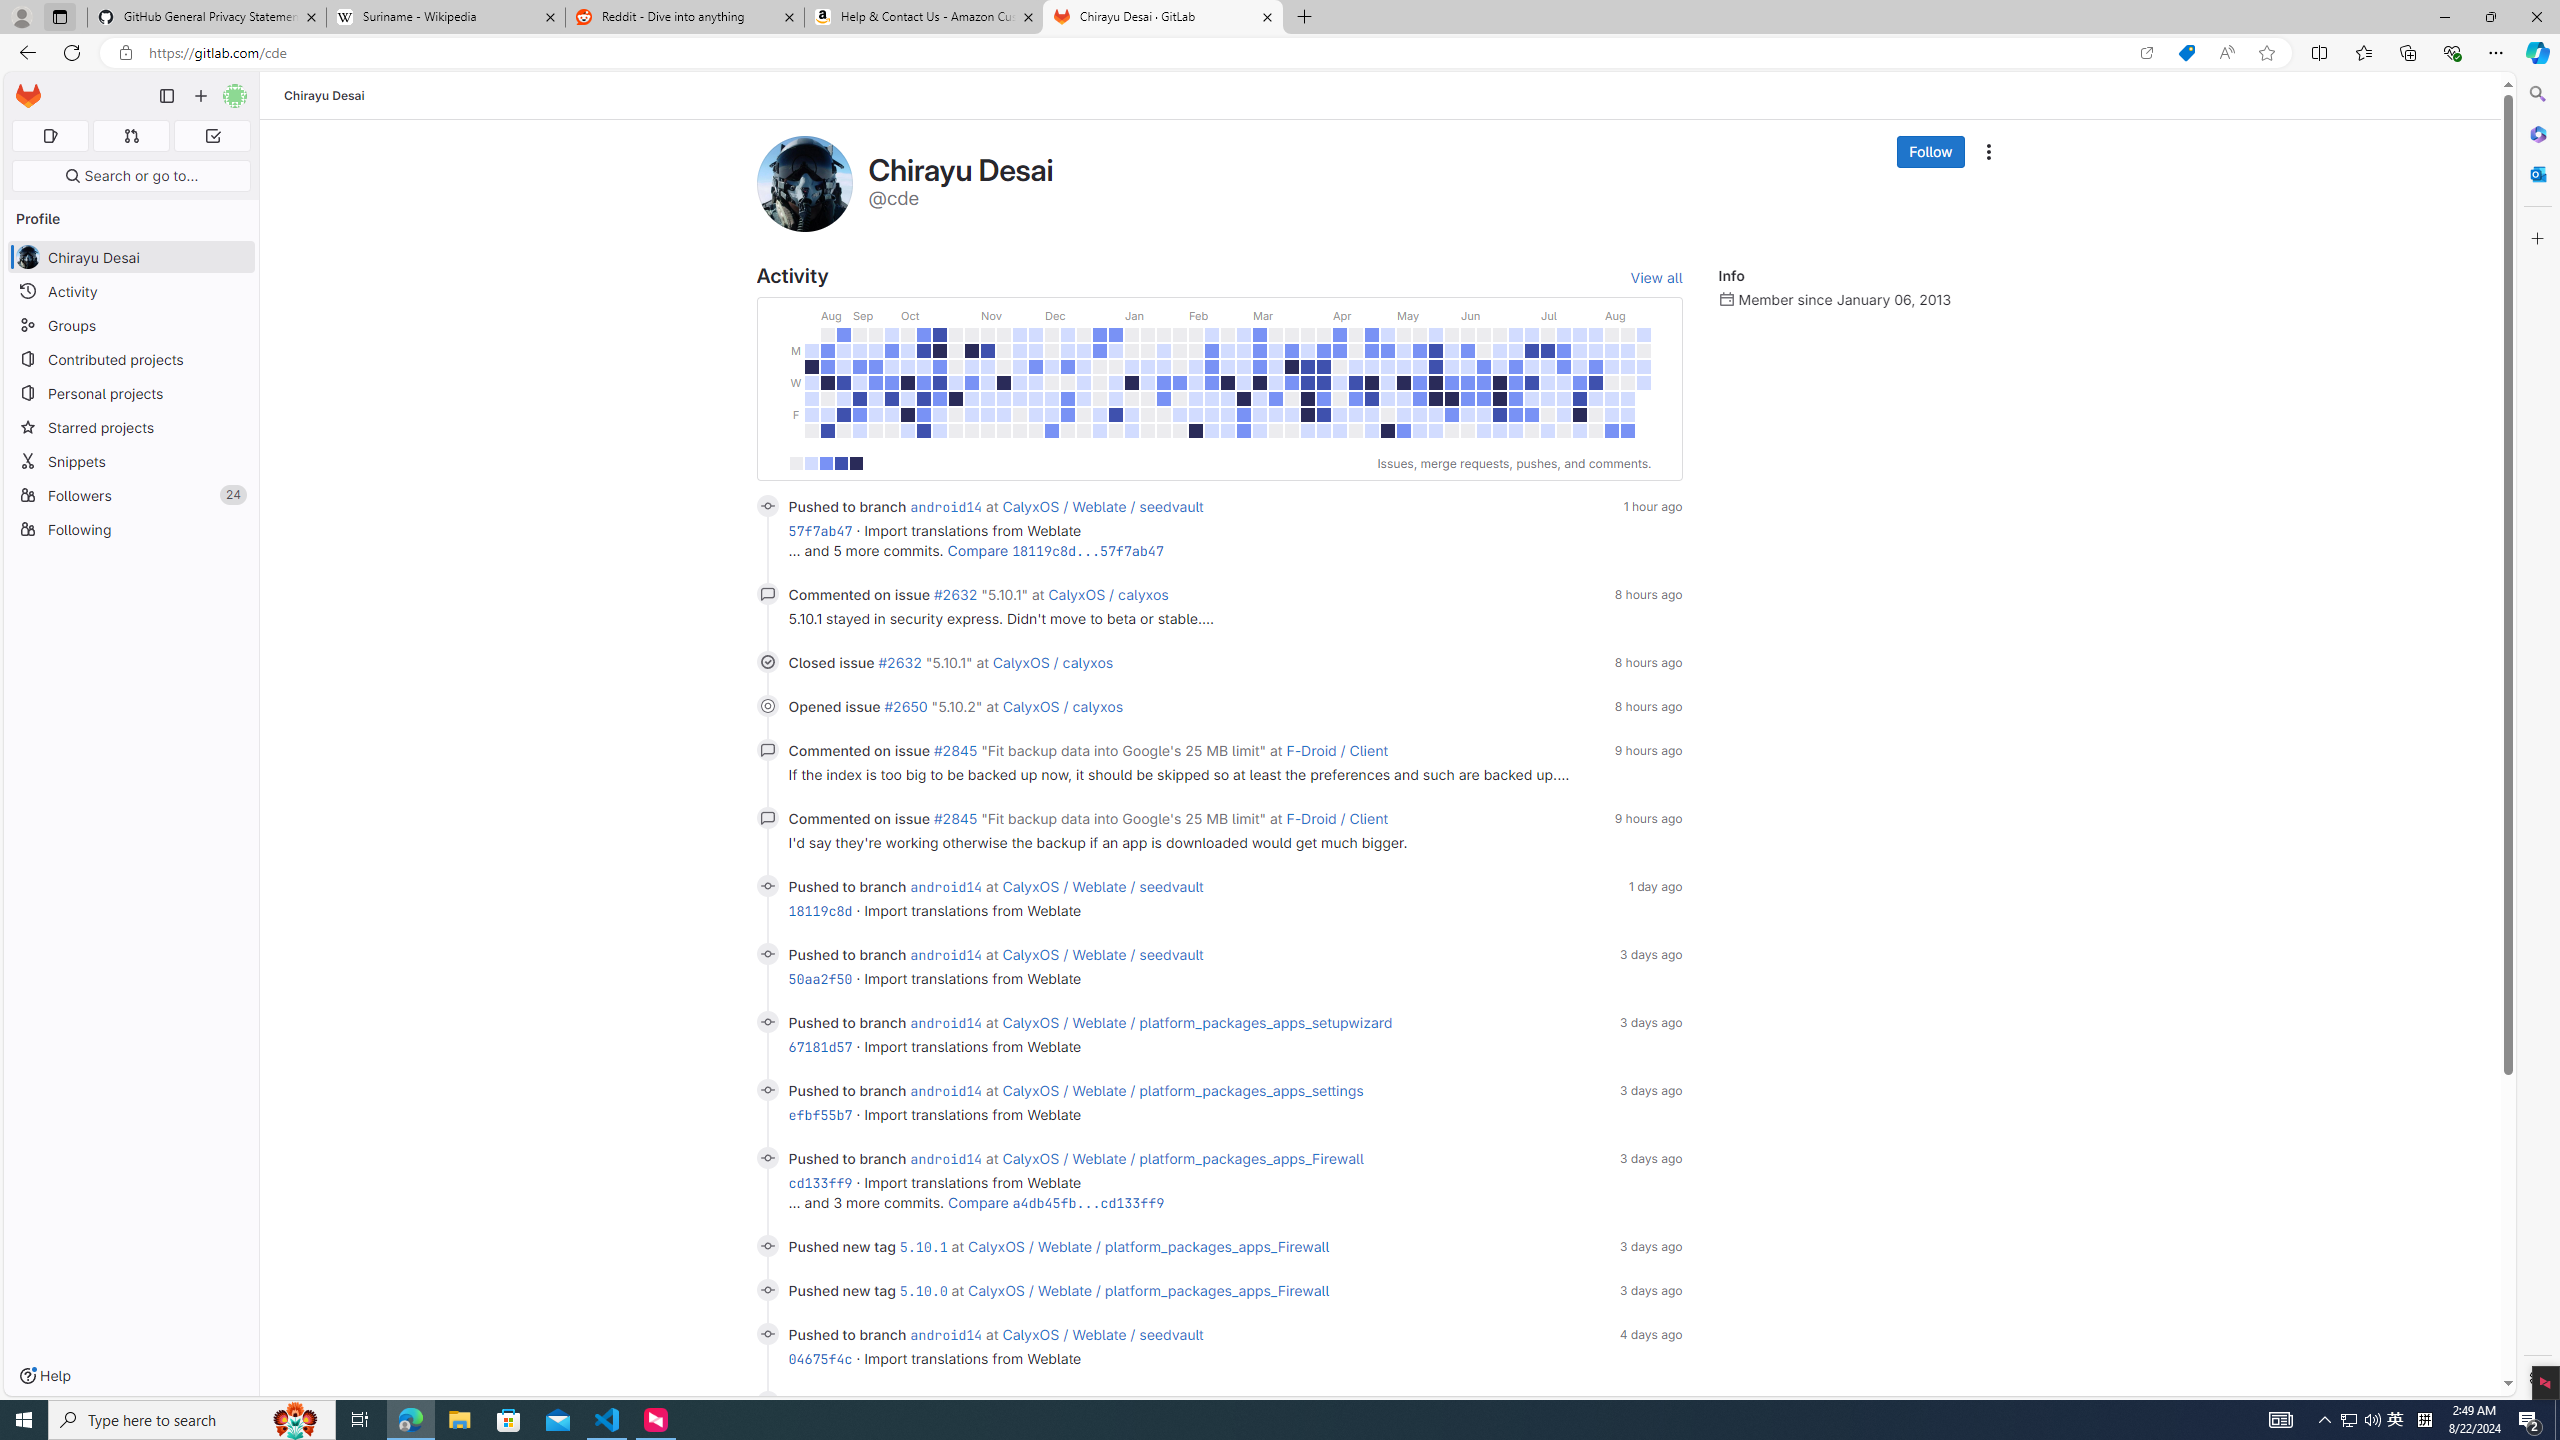 The height and width of the screenshot is (1440, 2560). I want to click on 'Class: s14', so click(767, 1401).